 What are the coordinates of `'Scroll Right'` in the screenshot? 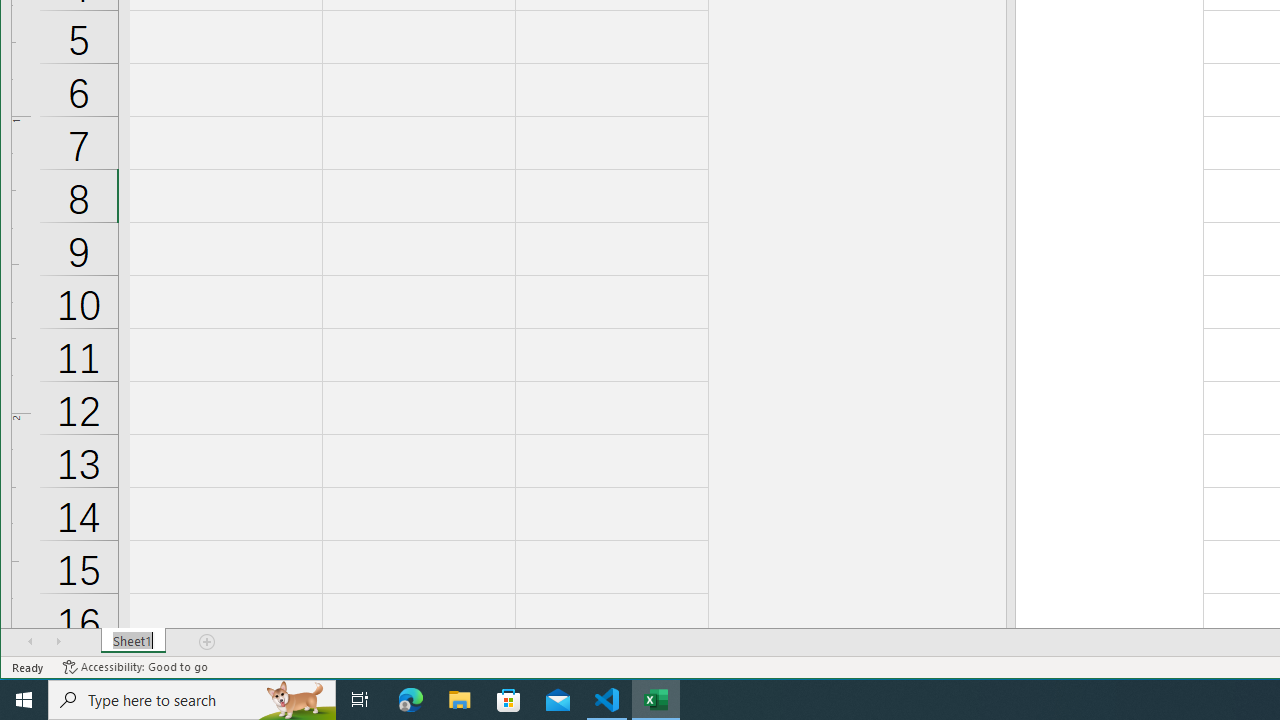 It's located at (58, 641).